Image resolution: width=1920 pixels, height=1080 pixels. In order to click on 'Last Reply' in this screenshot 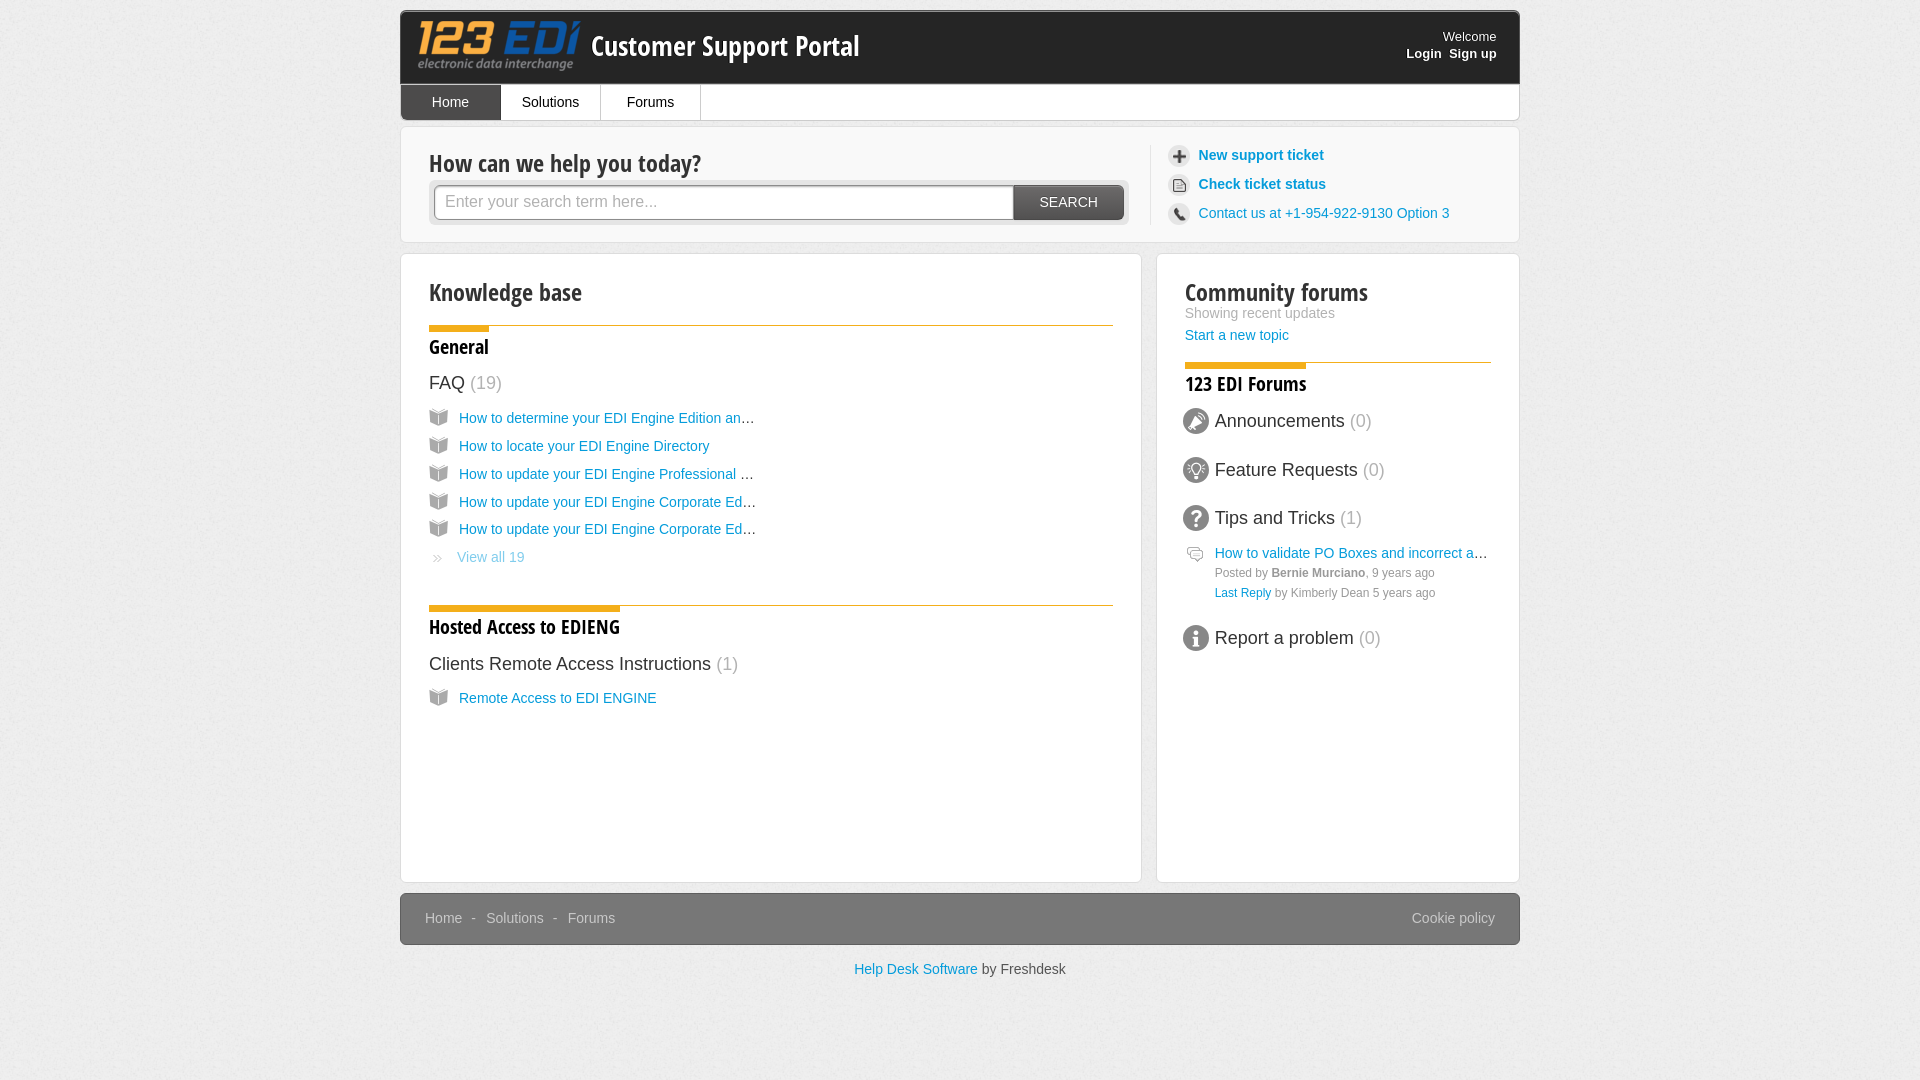, I will do `click(1213, 592)`.